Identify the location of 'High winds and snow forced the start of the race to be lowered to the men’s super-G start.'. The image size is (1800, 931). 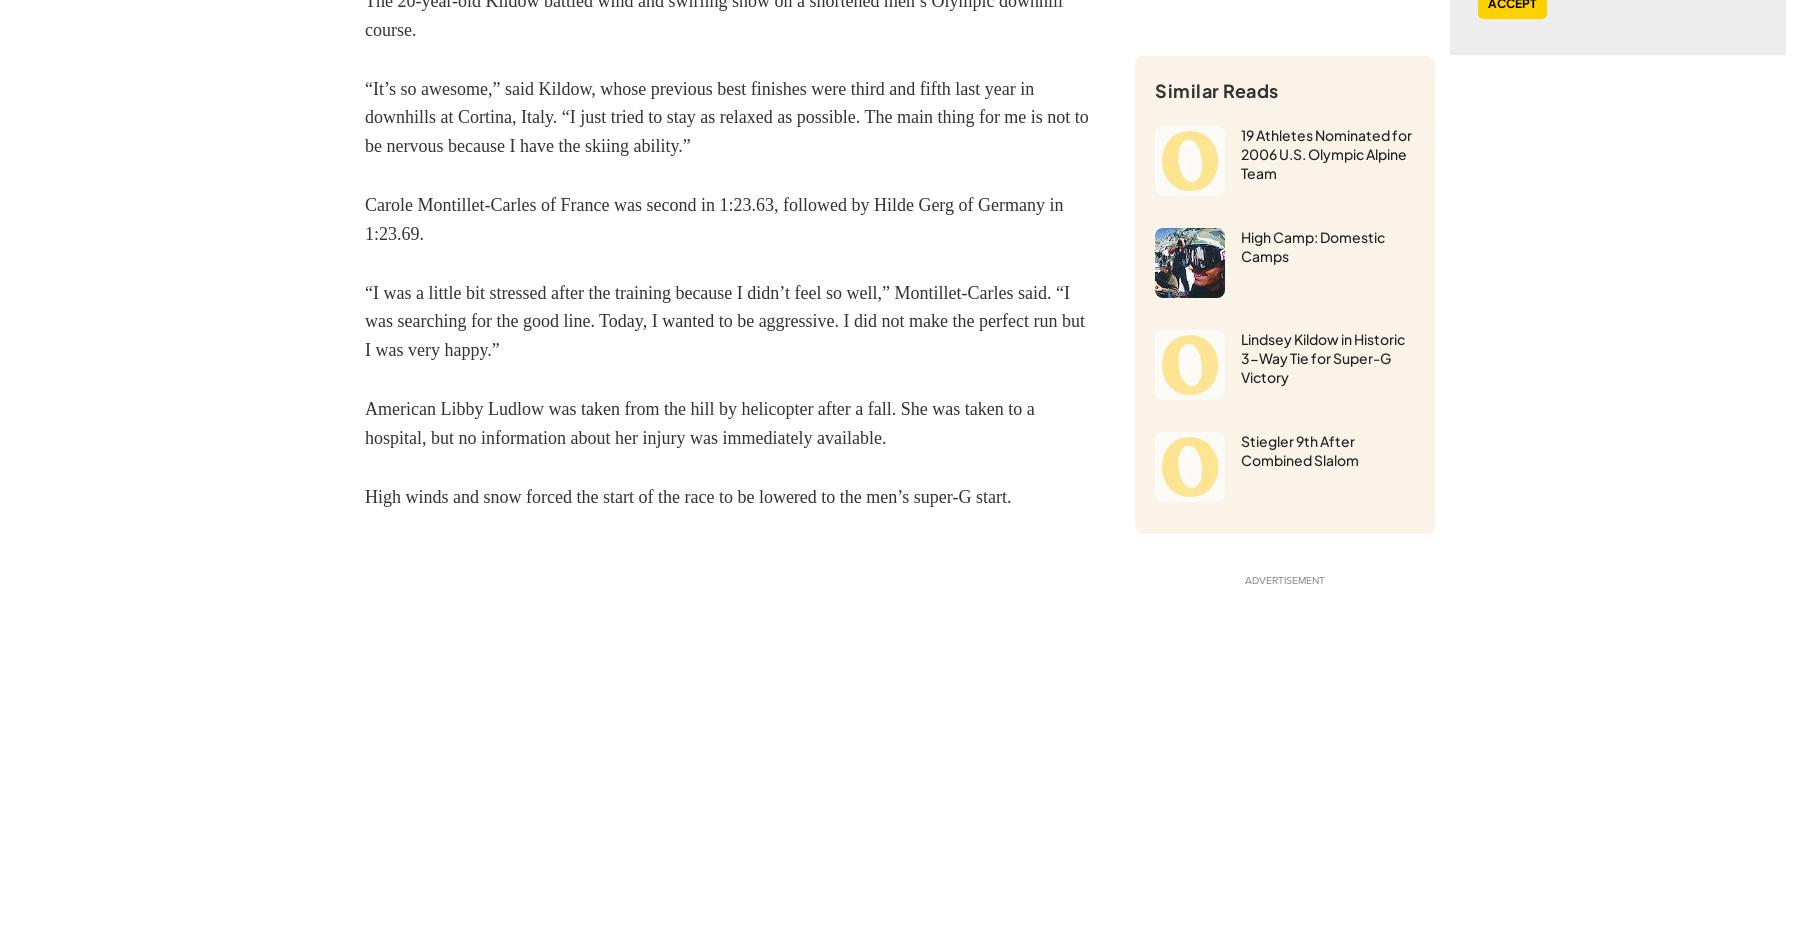
(365, 496).